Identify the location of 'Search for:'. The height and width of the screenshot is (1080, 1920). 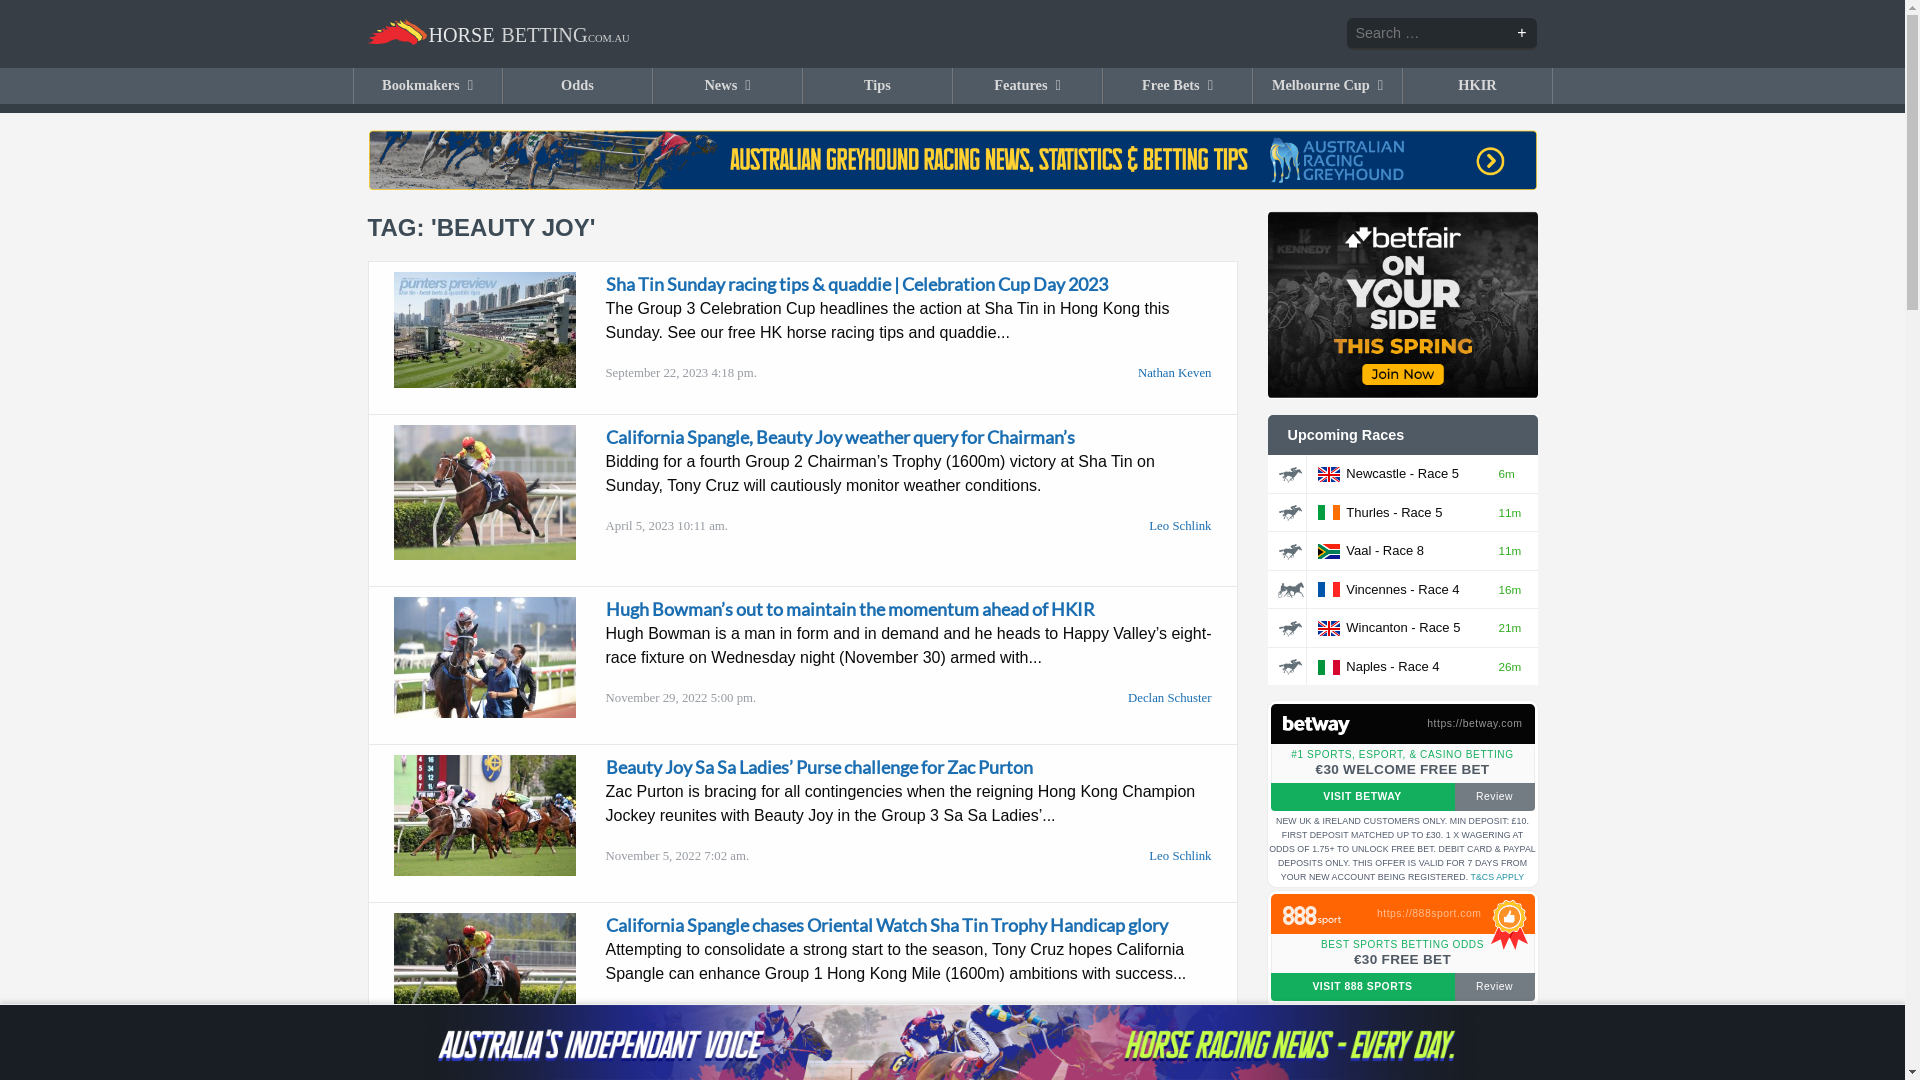
(1441, 34).